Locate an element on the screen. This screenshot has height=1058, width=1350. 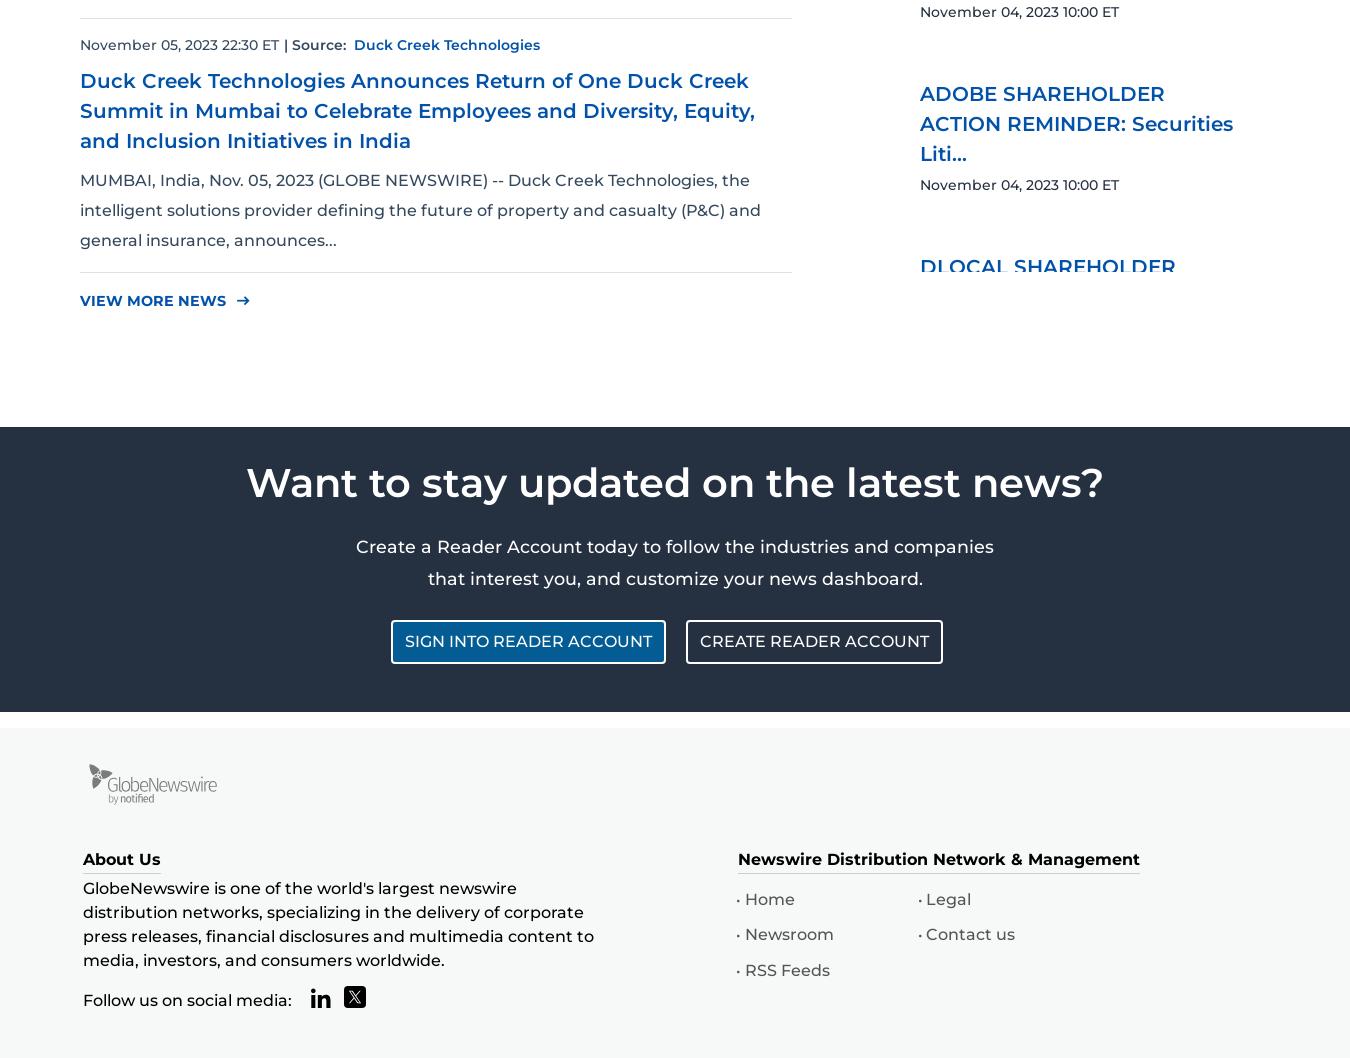
'ADOBE SHAREHOLDER ACTION REMINDER: Securities Liti...' is located at coordinates (919, 122).